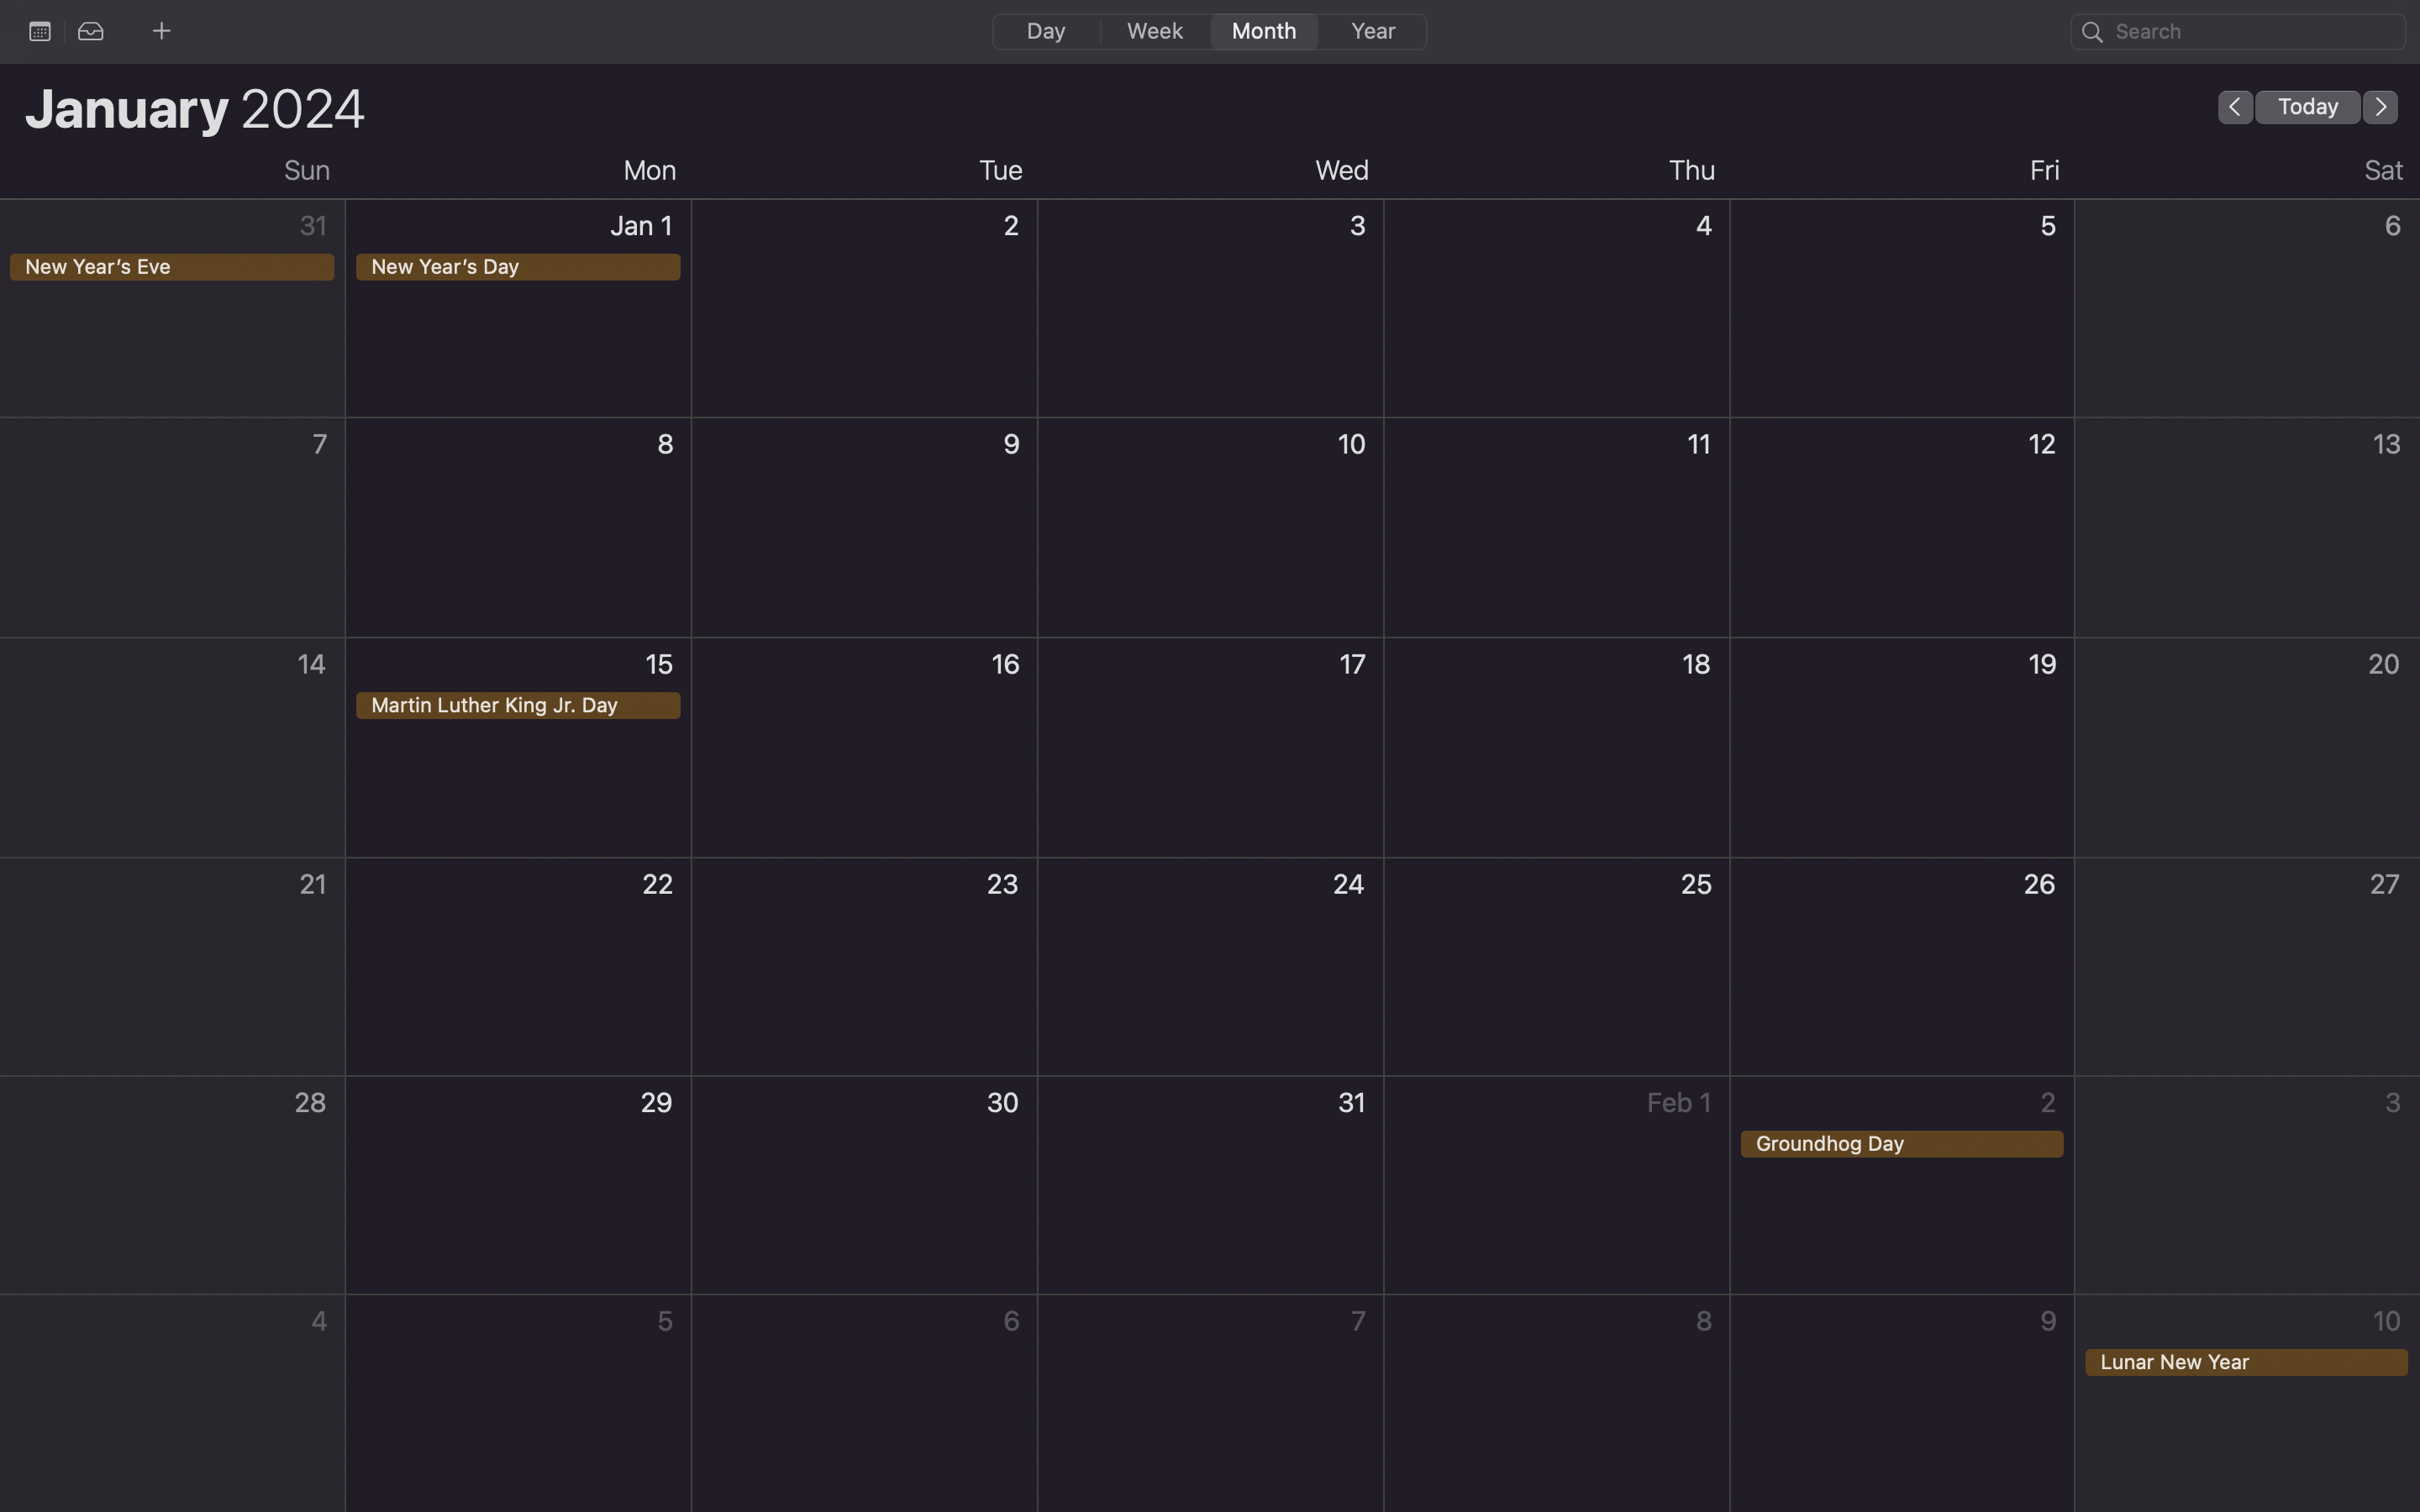 This screenshot has width=2420, height=1512. I want to click on Organize a new event on 2nd January, so click(865, 315).